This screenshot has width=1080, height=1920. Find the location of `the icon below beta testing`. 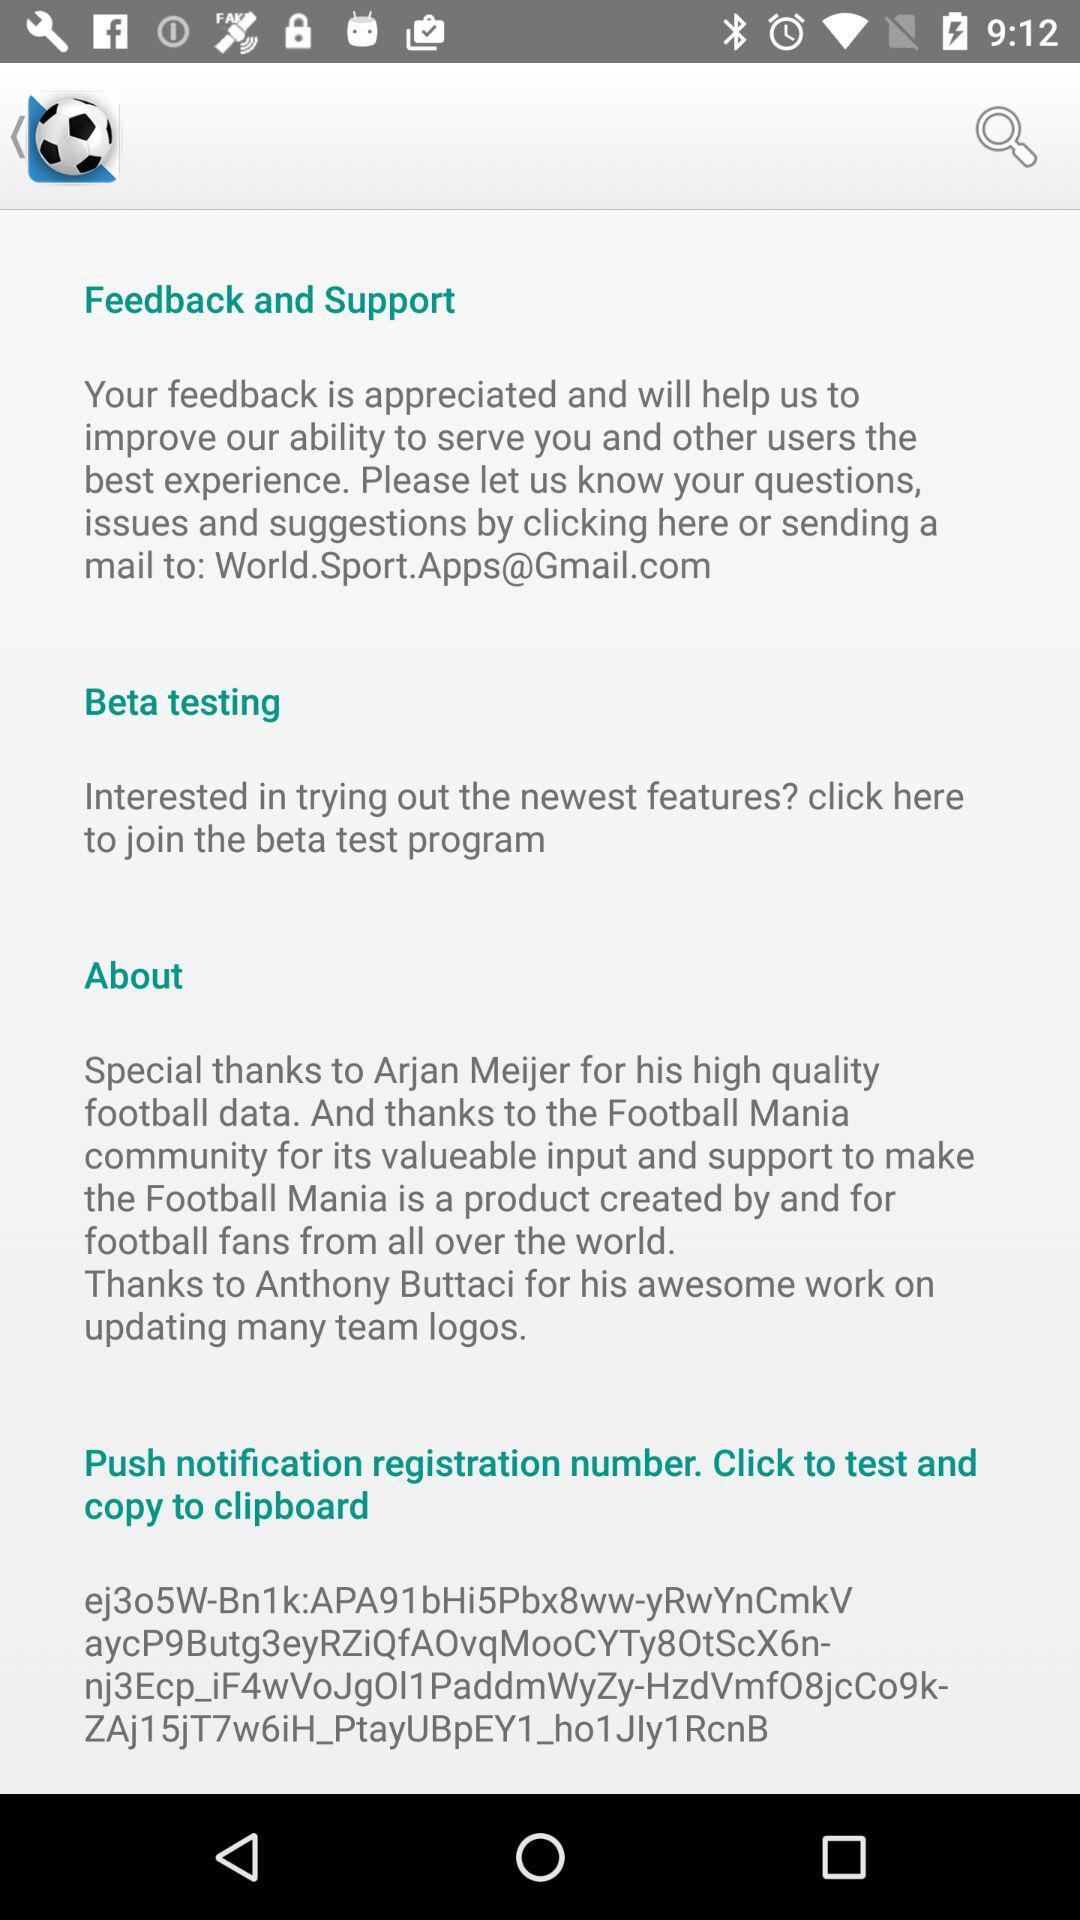

the icon below beta testing is located at coordinates (540, 816).